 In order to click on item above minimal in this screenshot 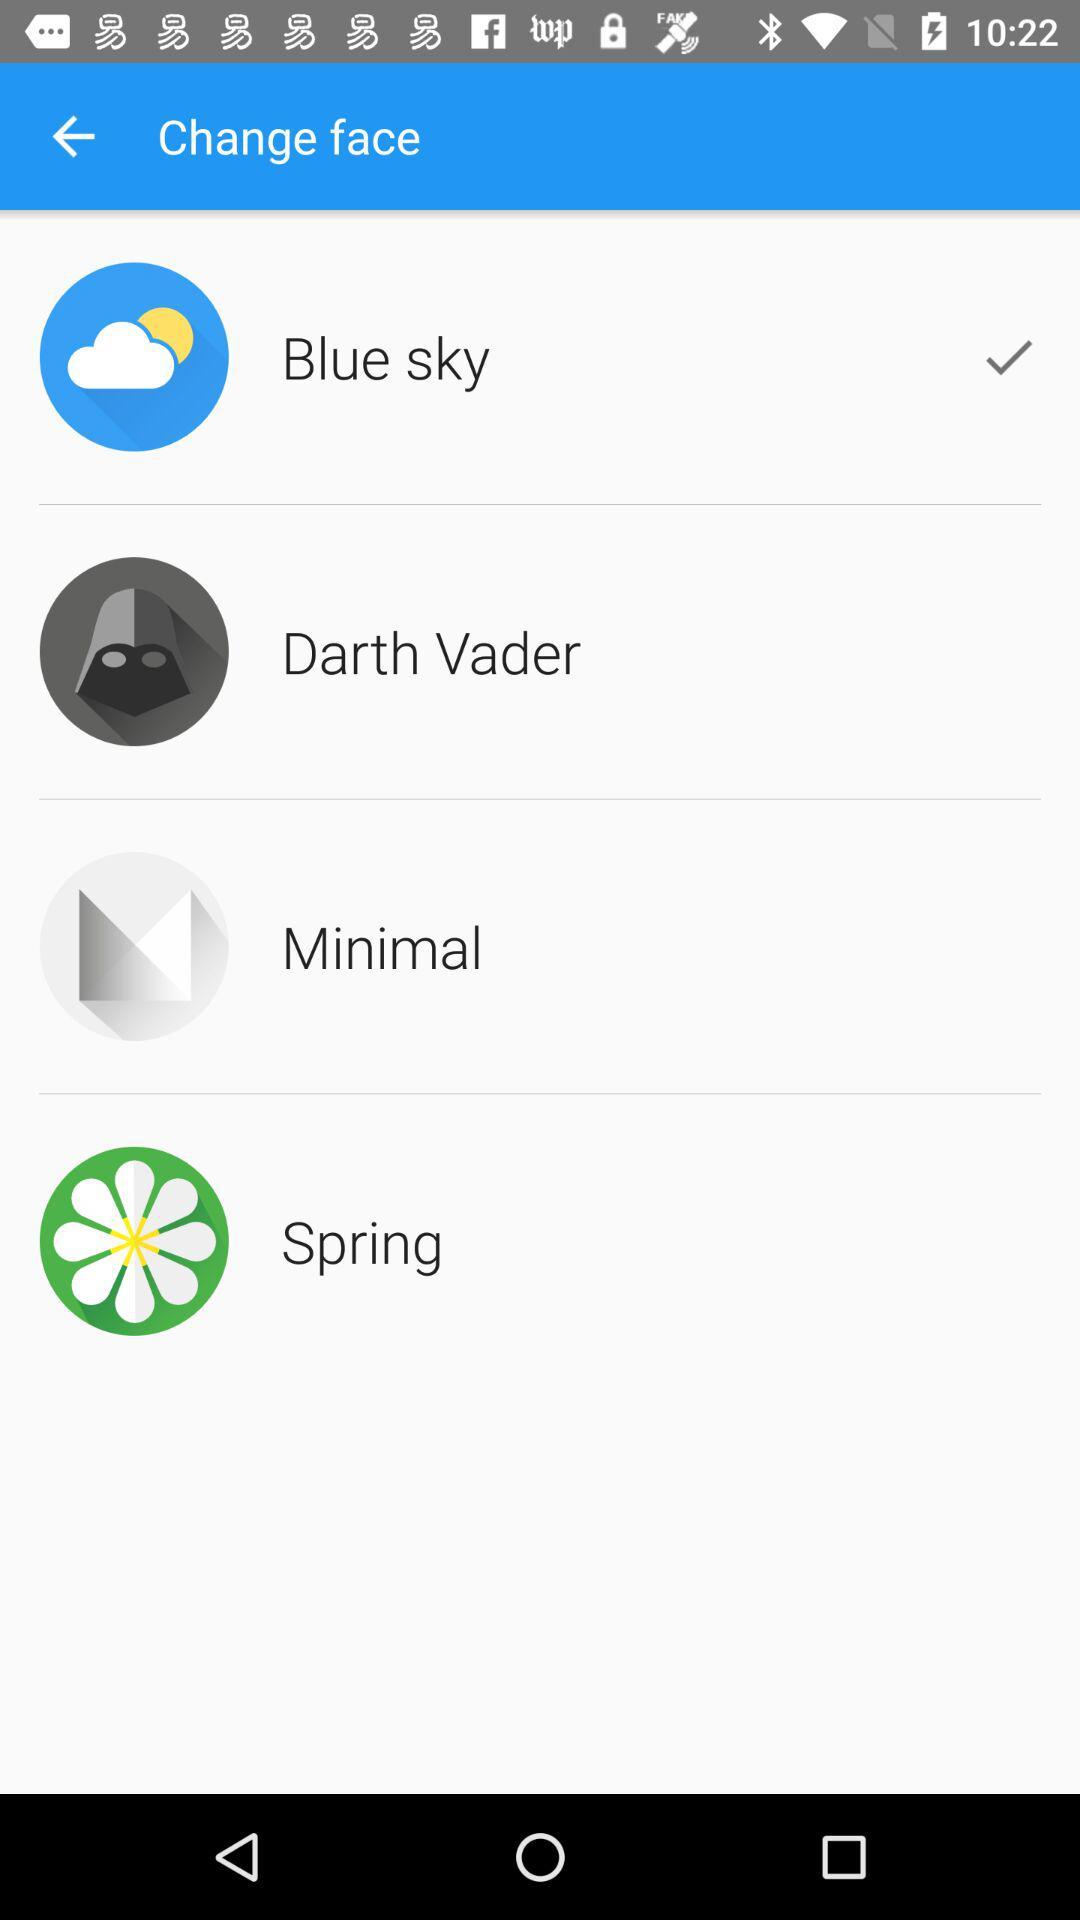, I will do `click(430, 651)`.